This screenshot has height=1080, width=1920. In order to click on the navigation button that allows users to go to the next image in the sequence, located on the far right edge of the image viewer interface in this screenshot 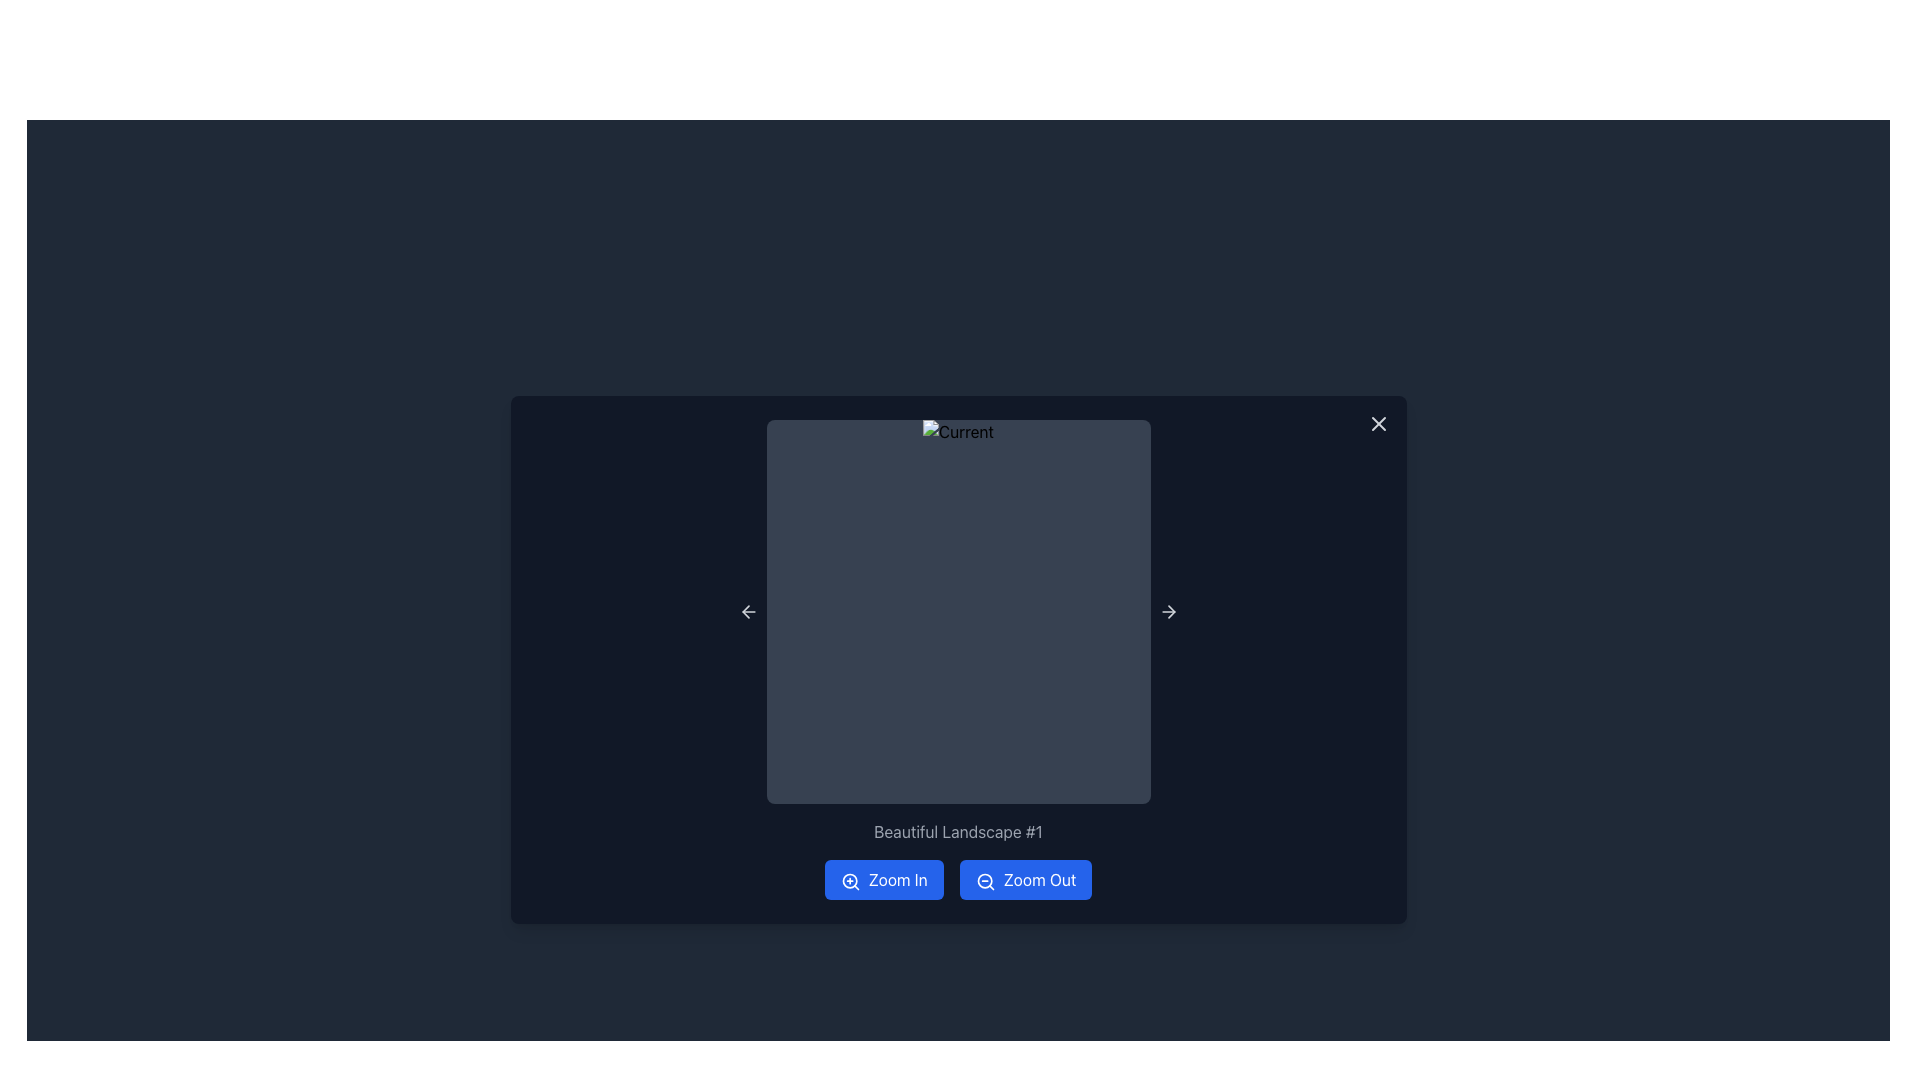, I will do `click(1168, 611)`.